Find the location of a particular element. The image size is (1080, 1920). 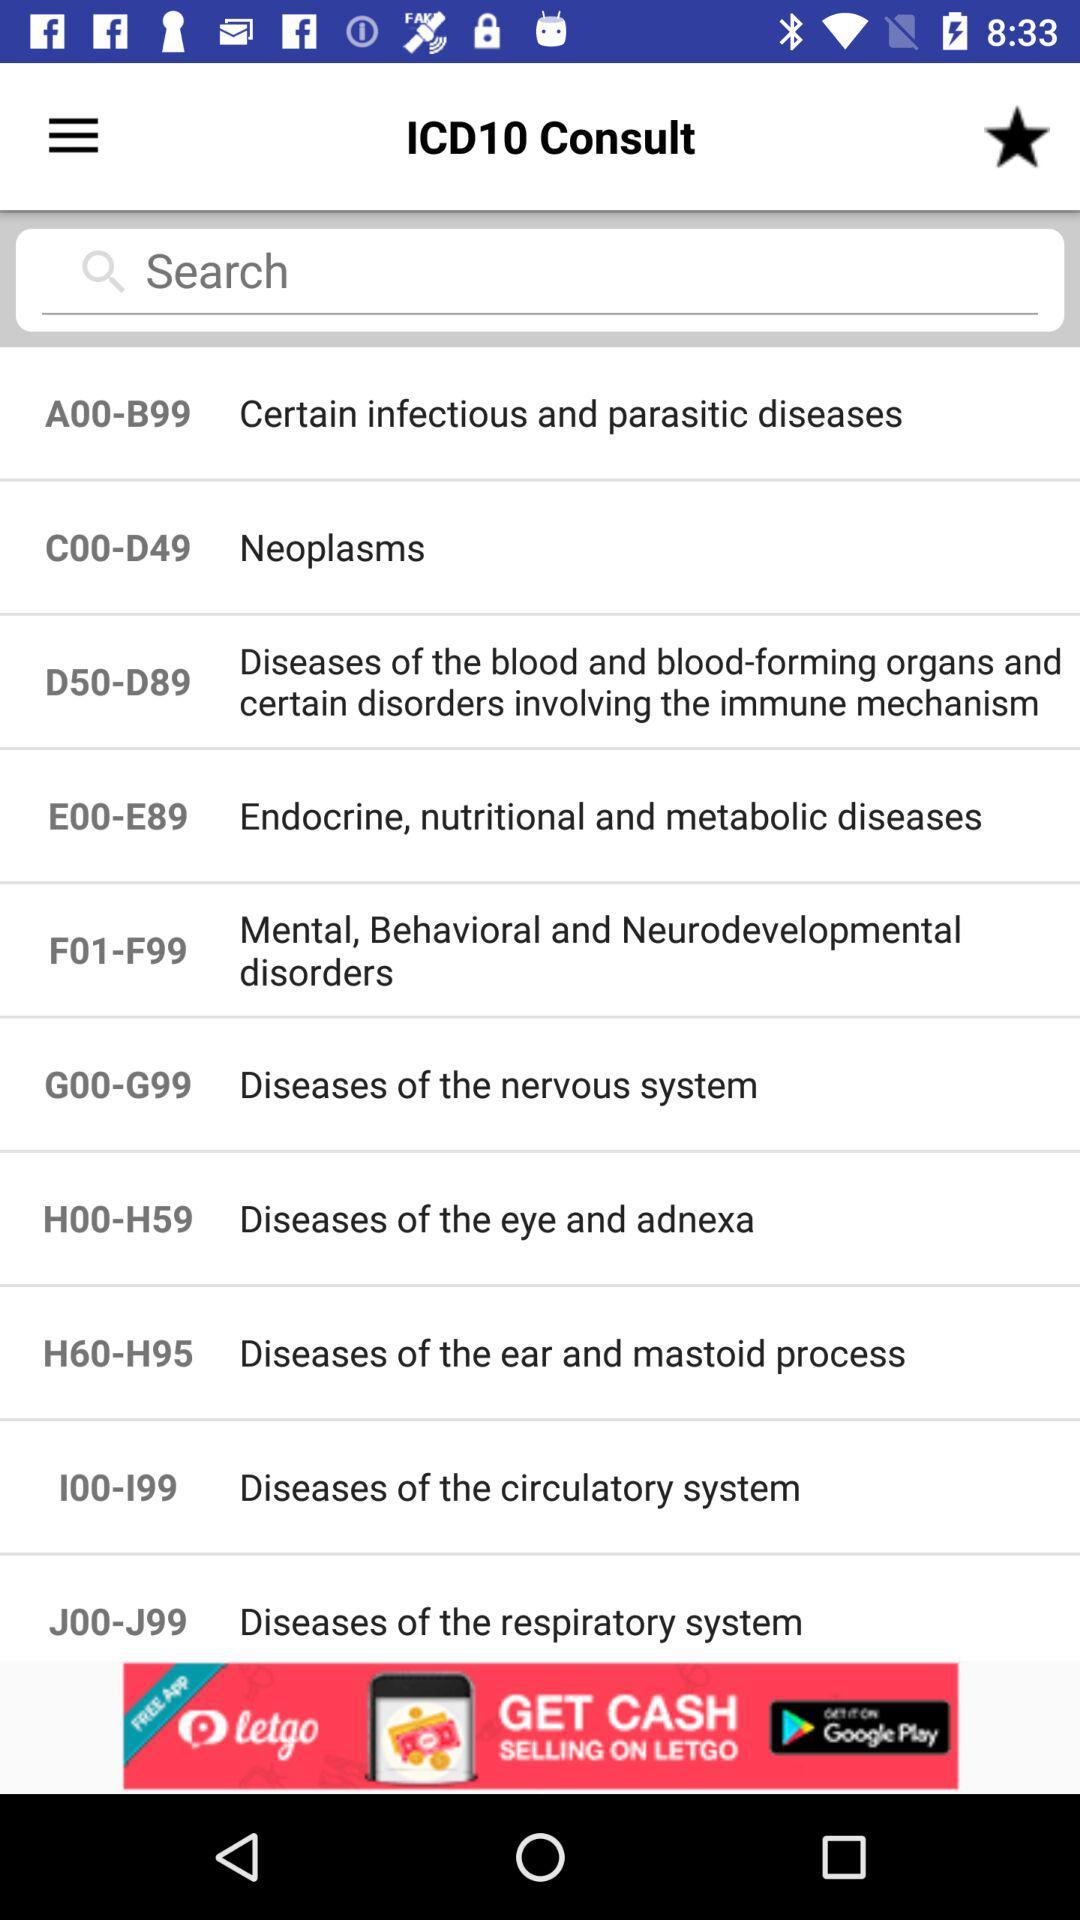

the i00-i99 item is located at coordinates (118, 1486).